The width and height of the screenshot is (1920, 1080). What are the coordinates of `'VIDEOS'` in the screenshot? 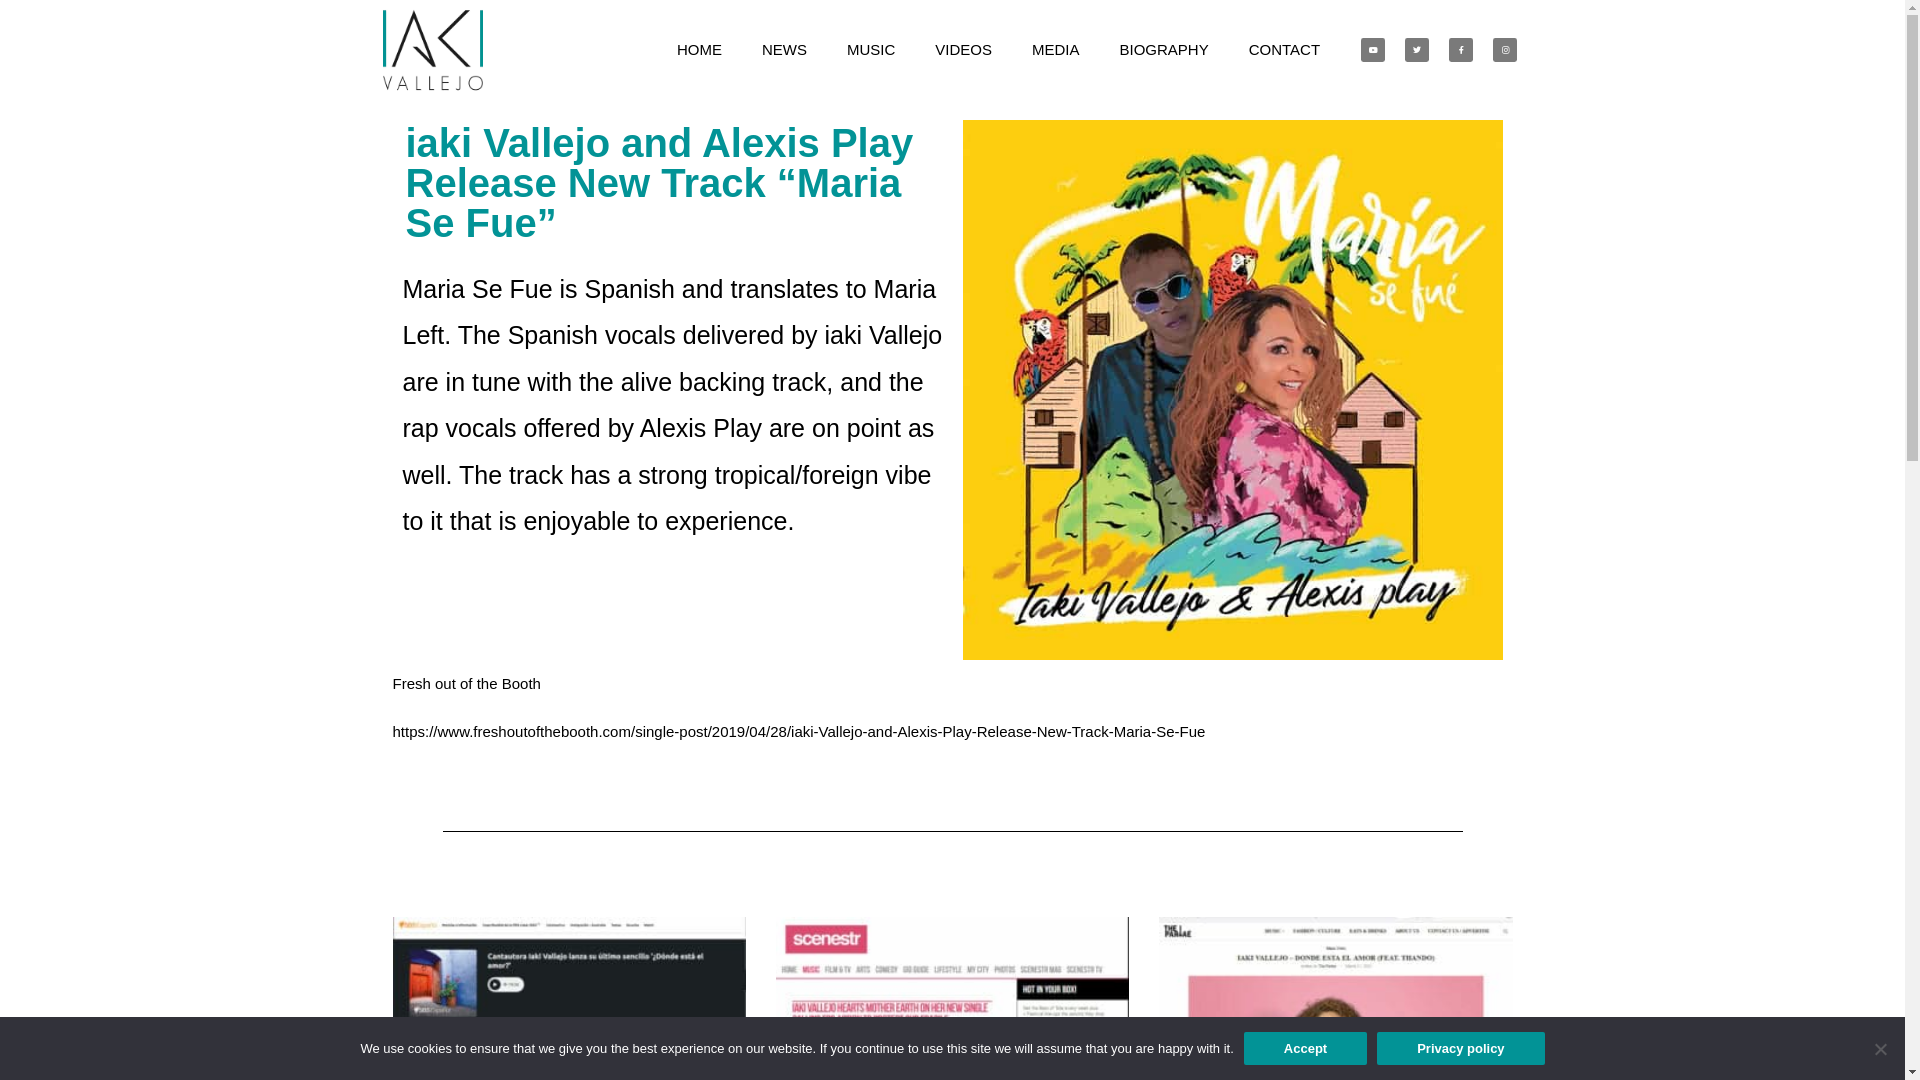 It's located at (963, 49).